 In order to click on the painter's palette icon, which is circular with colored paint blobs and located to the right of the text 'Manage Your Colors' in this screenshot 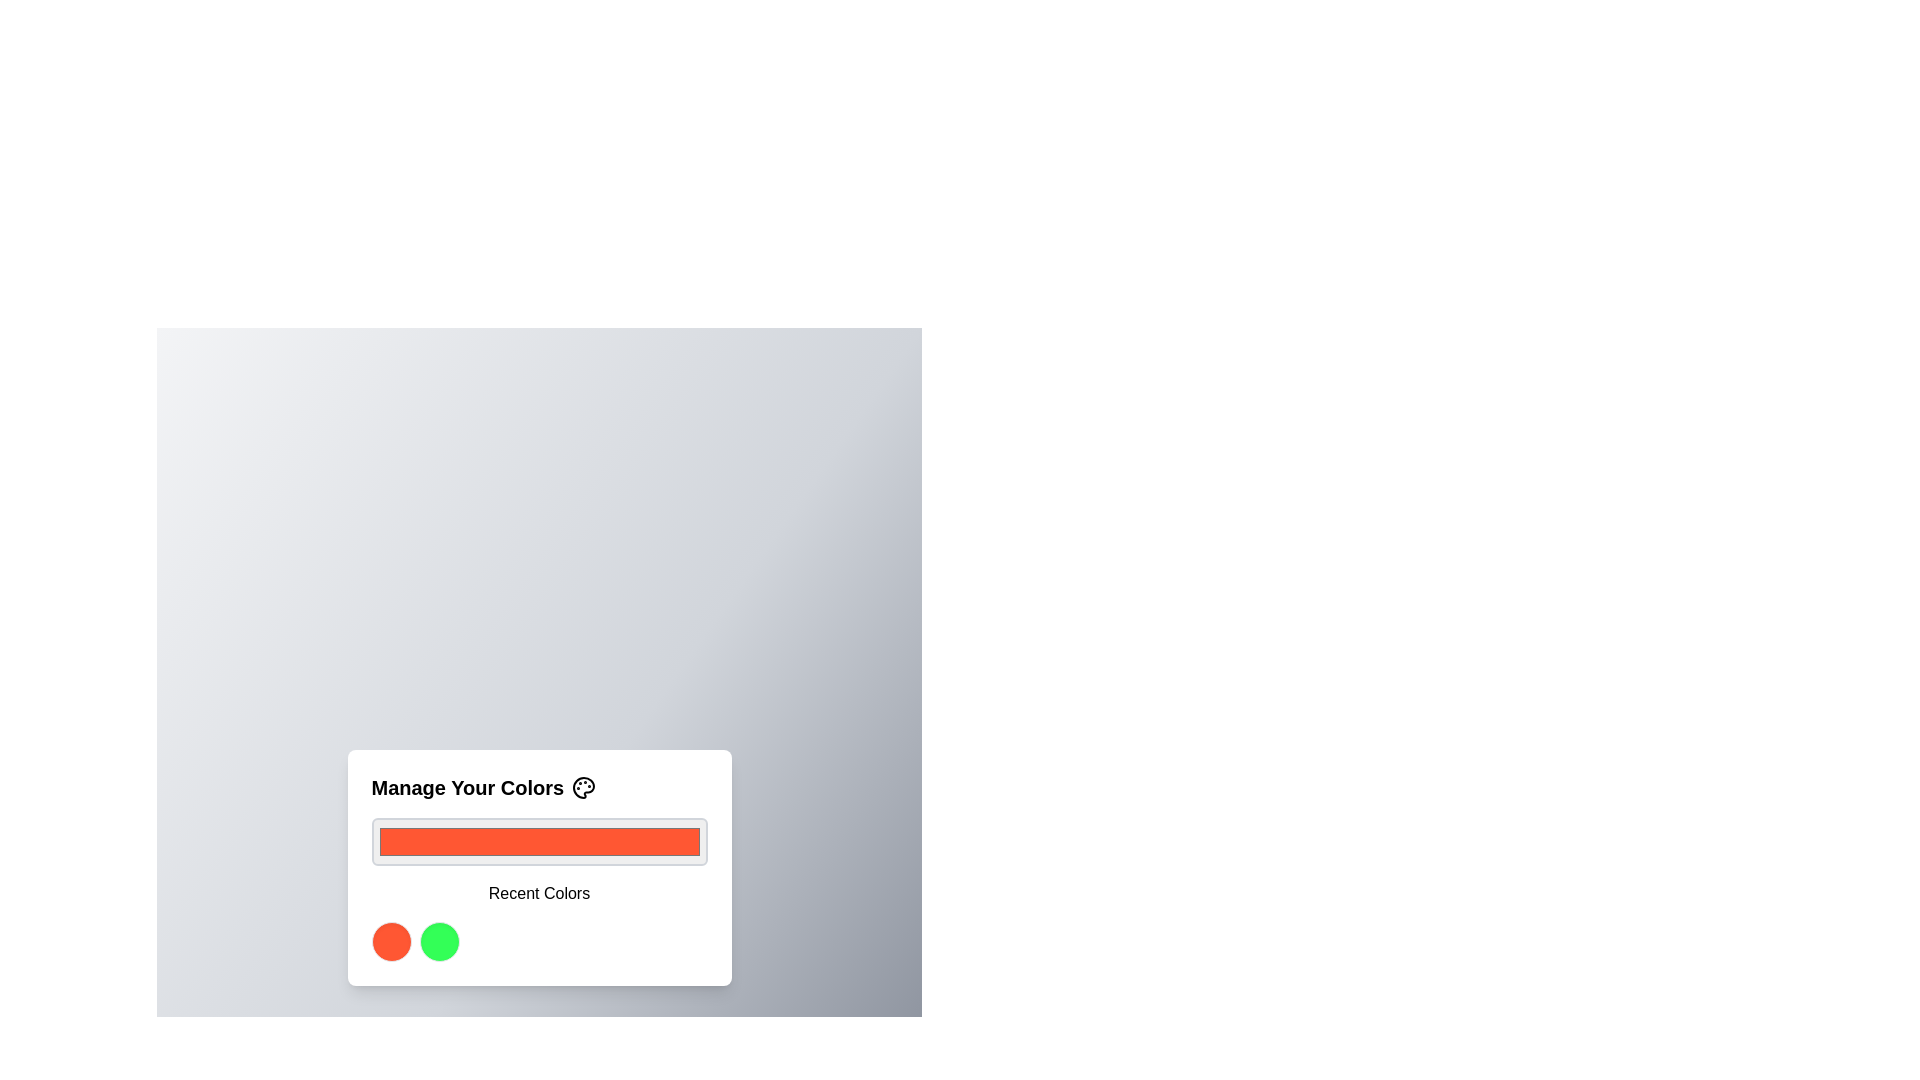, I will do `click(583, 786)`.